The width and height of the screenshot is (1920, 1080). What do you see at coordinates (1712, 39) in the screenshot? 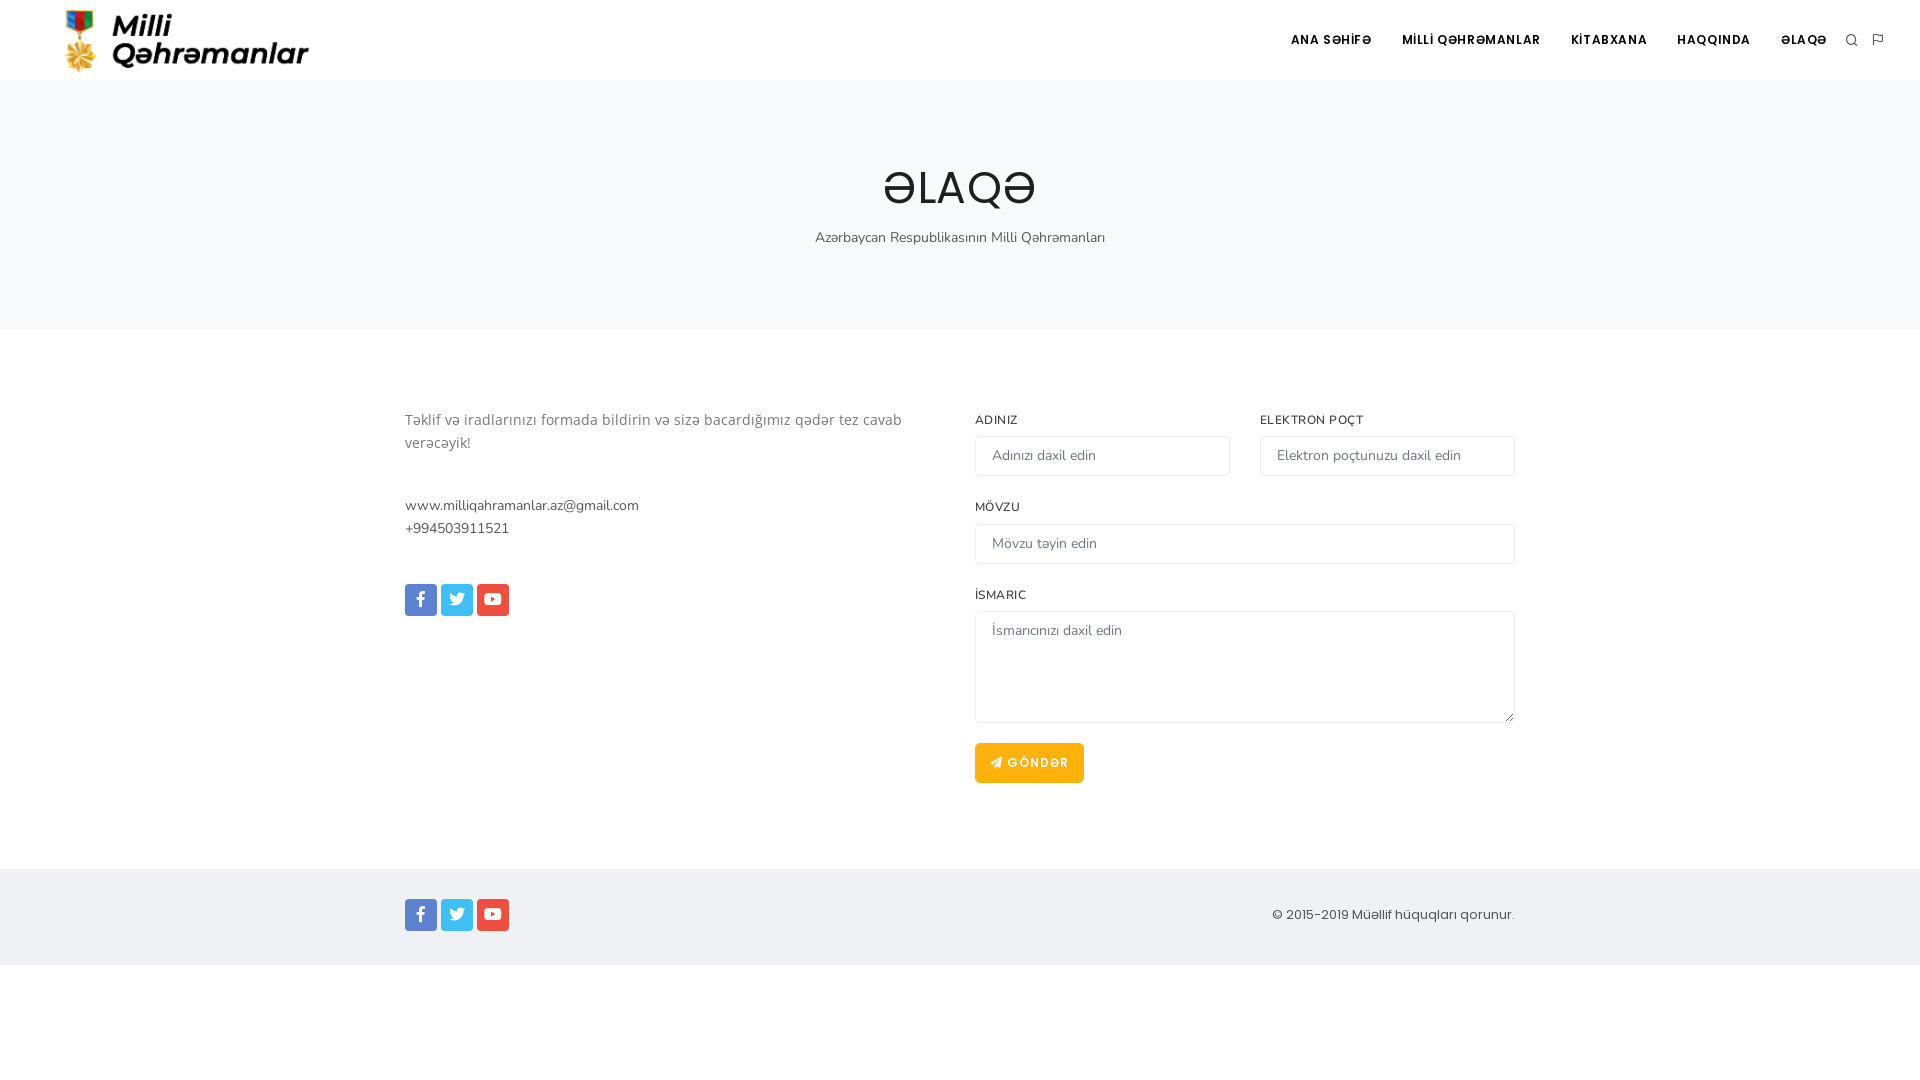
I see `'HAQQINDA'` at bounding box center [1712, 39].